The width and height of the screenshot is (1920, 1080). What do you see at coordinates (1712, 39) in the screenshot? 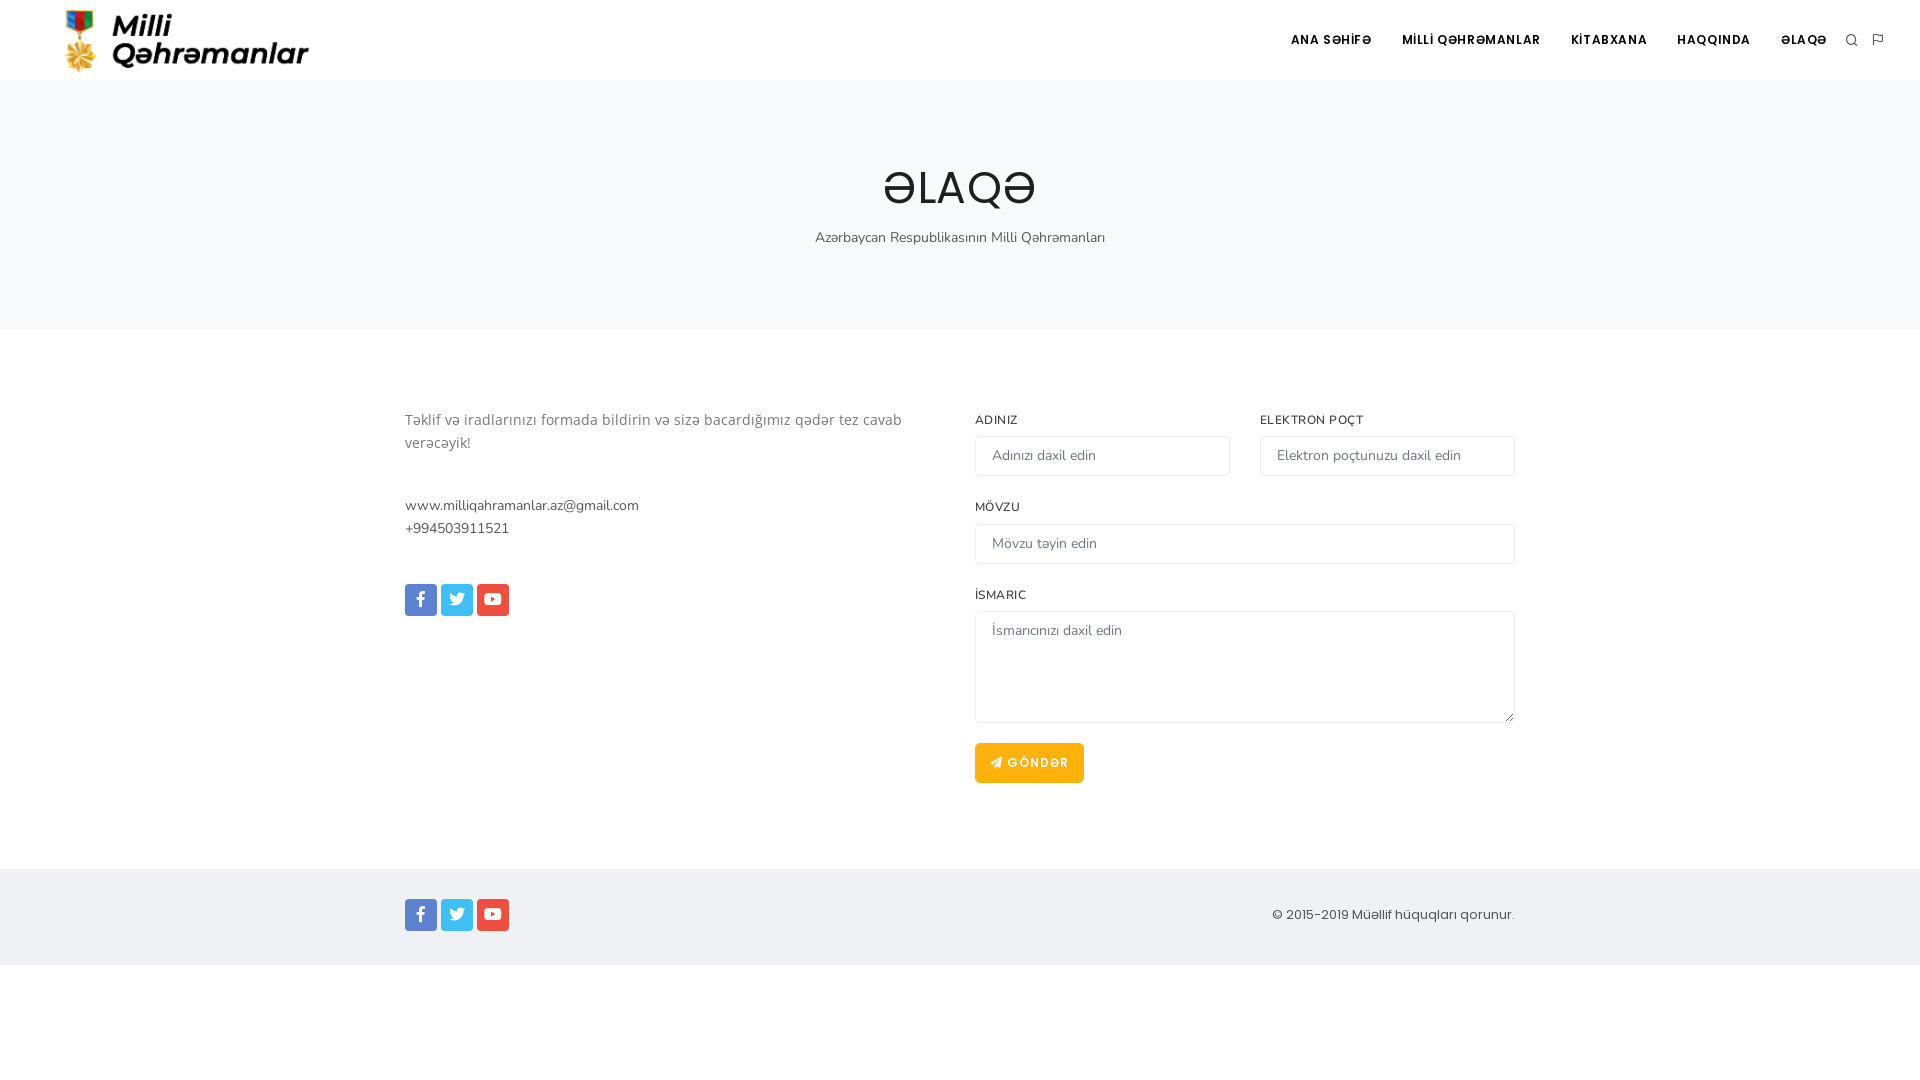
I see `'HAQQINDA'` at bounding box center [1712, 39].